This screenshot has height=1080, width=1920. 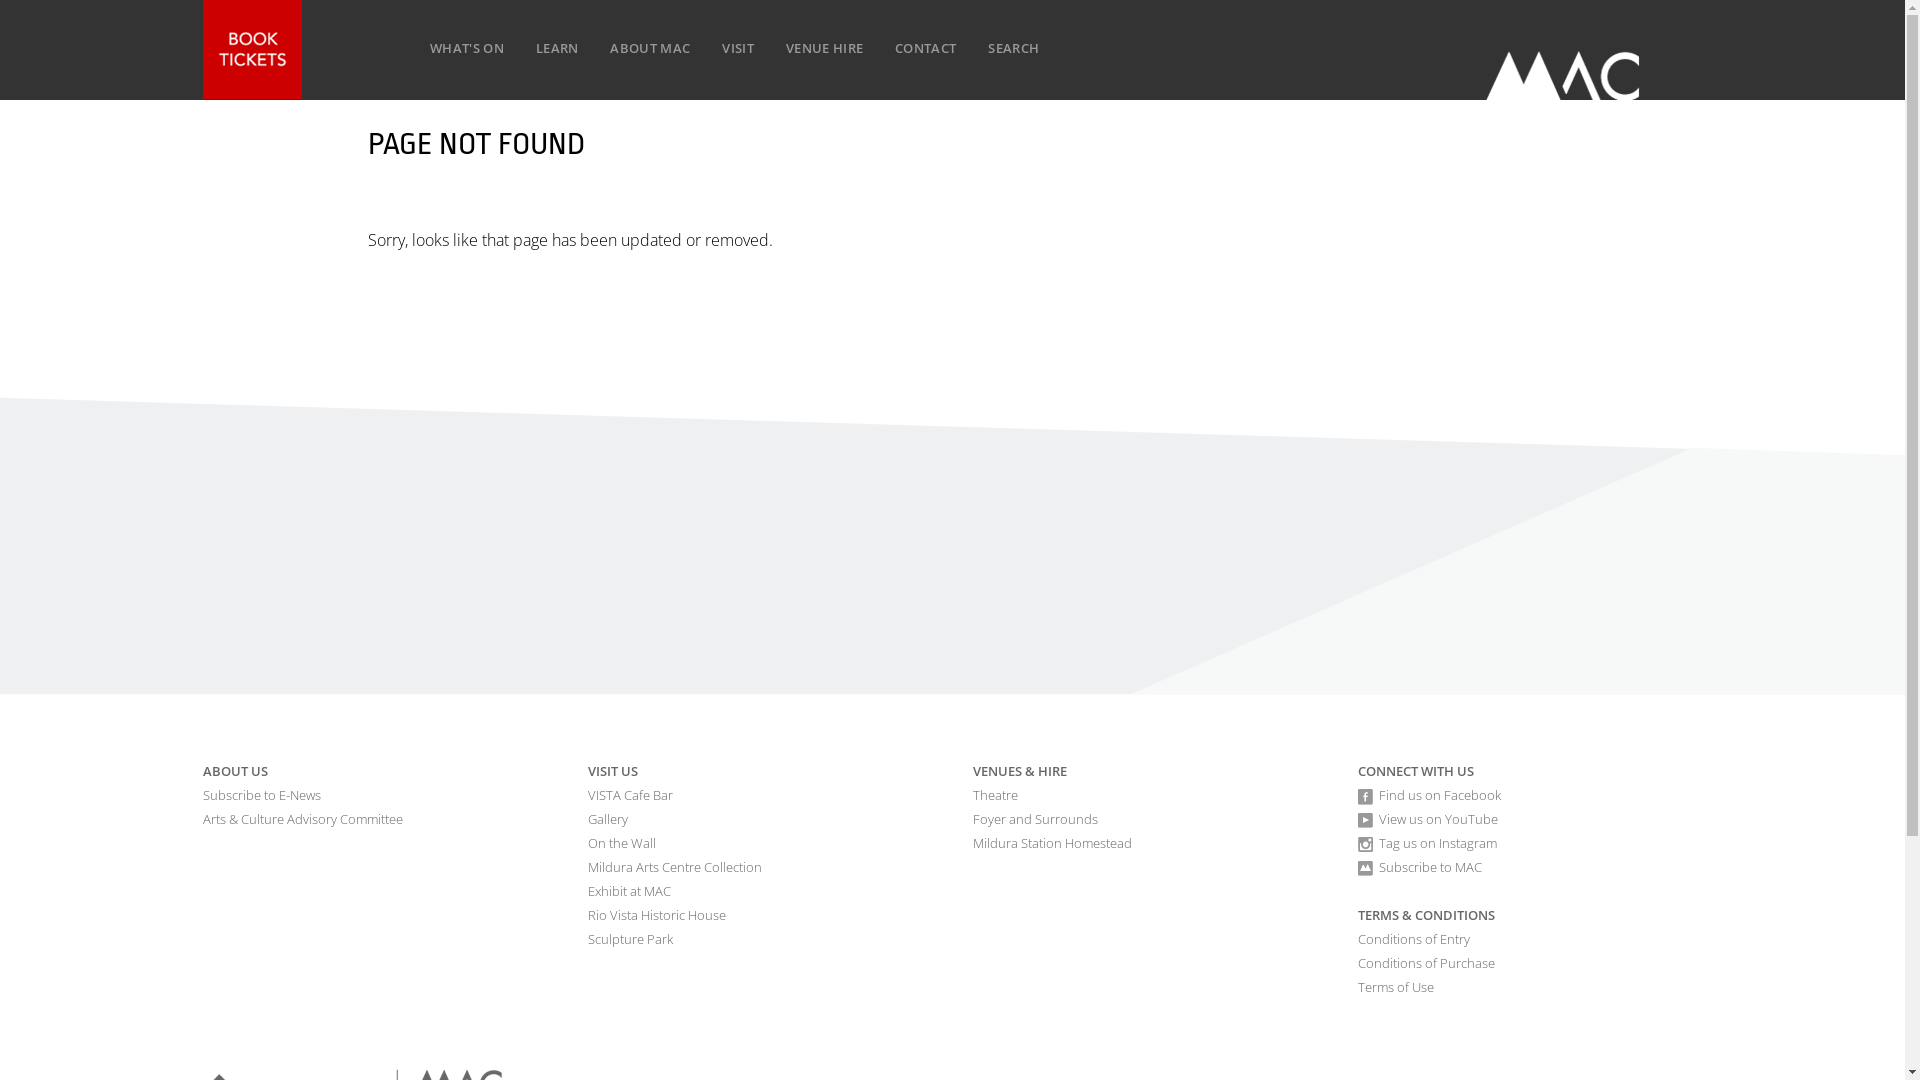 What do you see at coordinates (1034, 818) in the screenshot?
I see `'Foyer and Surrounds'` at bounding box center [1034, 818].